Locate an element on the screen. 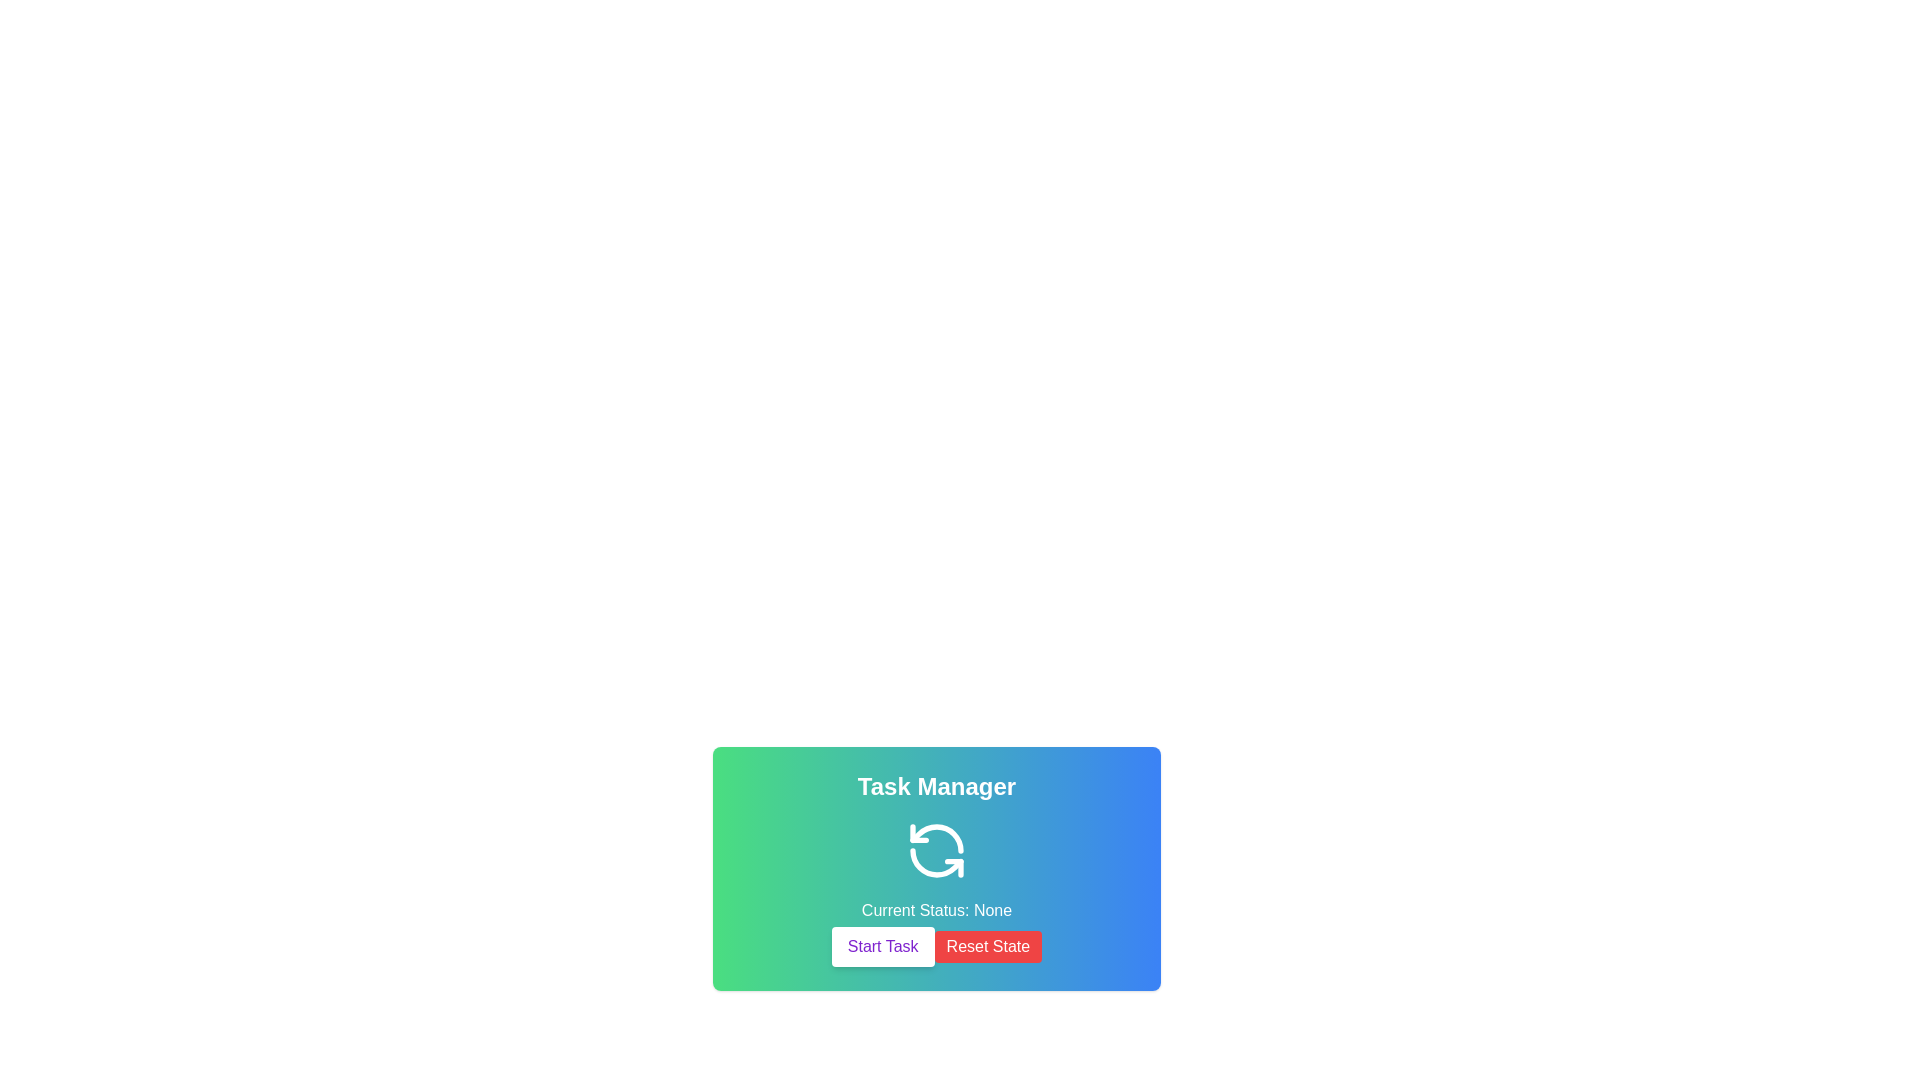 The width and height of the screenshot is (1920, 1080). the reset button located to the right of the 'Start Task' button in the 'Task Manager' panel to observe a color change is located at coordinates (988, 946).